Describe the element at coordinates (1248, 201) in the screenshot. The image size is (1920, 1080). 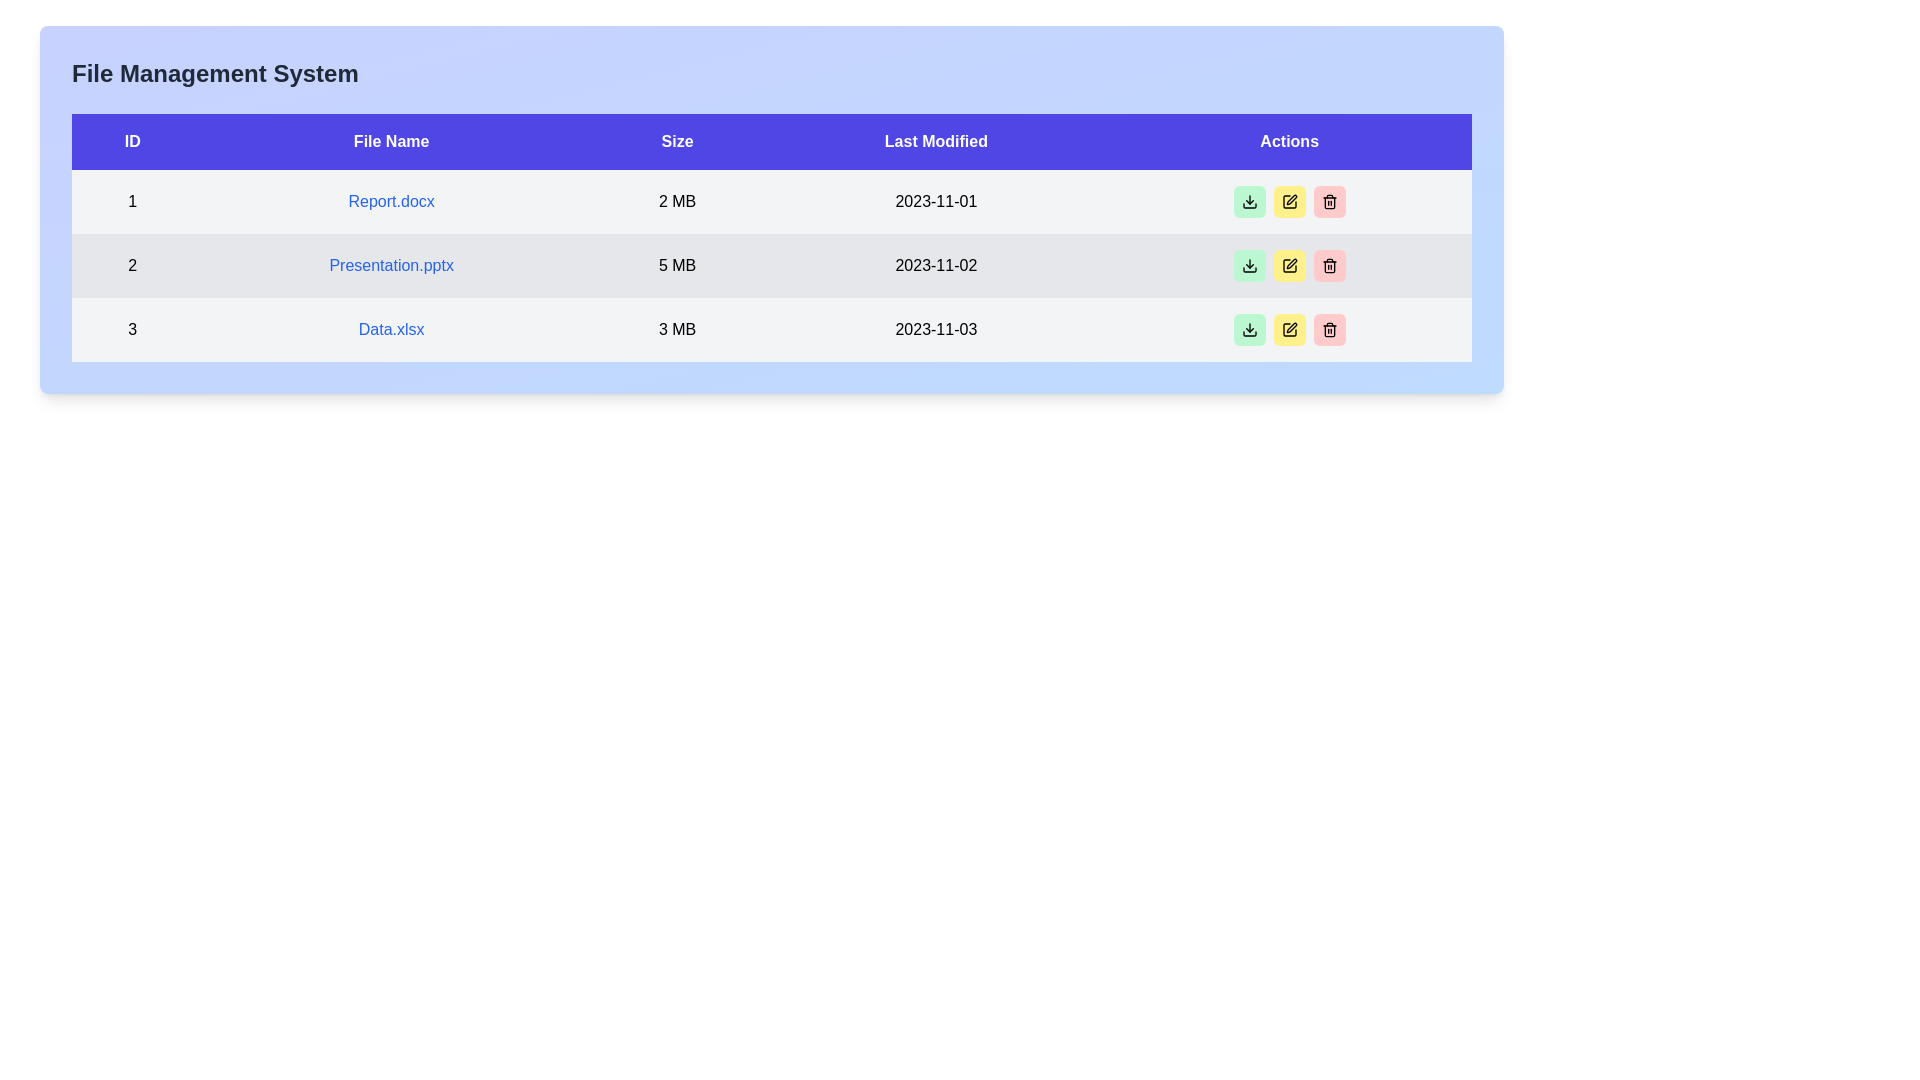
I see `the download button, which is the leftmost icon in the 'Actions' column of the second row of the table, encapsulated within a green-colored rounded rectangular button` at that location.